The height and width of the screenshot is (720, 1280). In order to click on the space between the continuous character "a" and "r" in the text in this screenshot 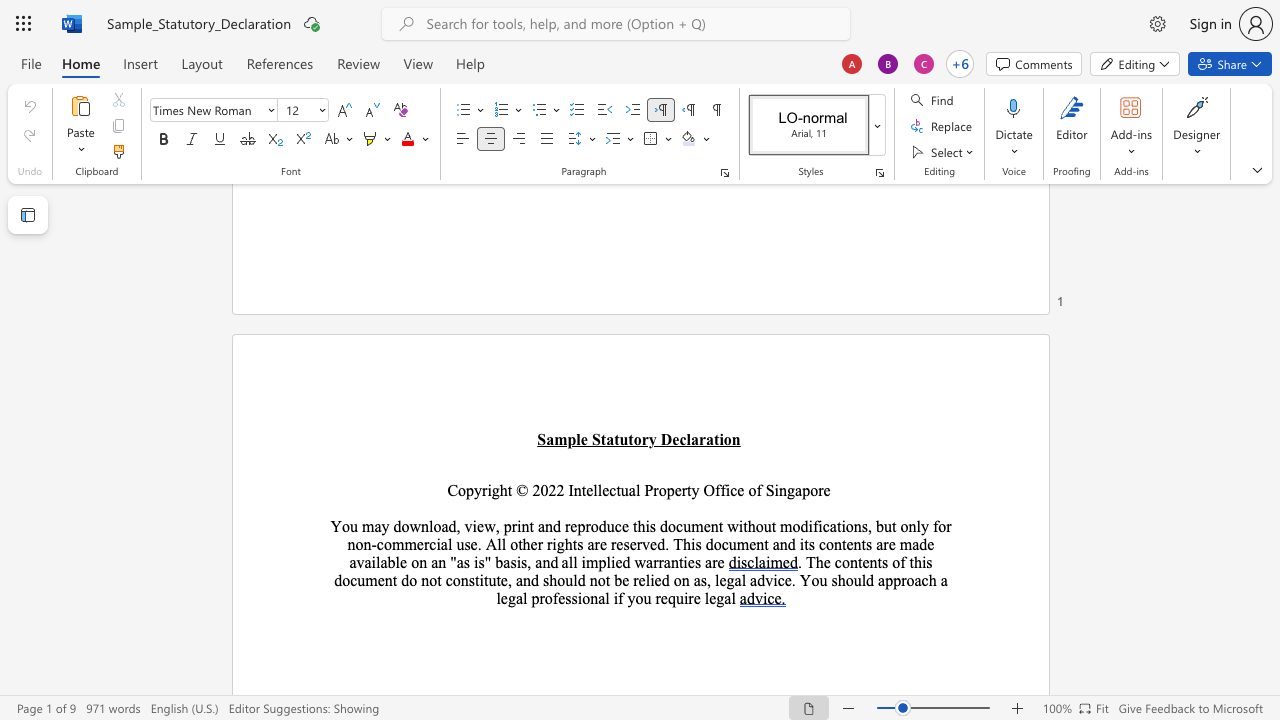, I will do `click(698, 438)`.